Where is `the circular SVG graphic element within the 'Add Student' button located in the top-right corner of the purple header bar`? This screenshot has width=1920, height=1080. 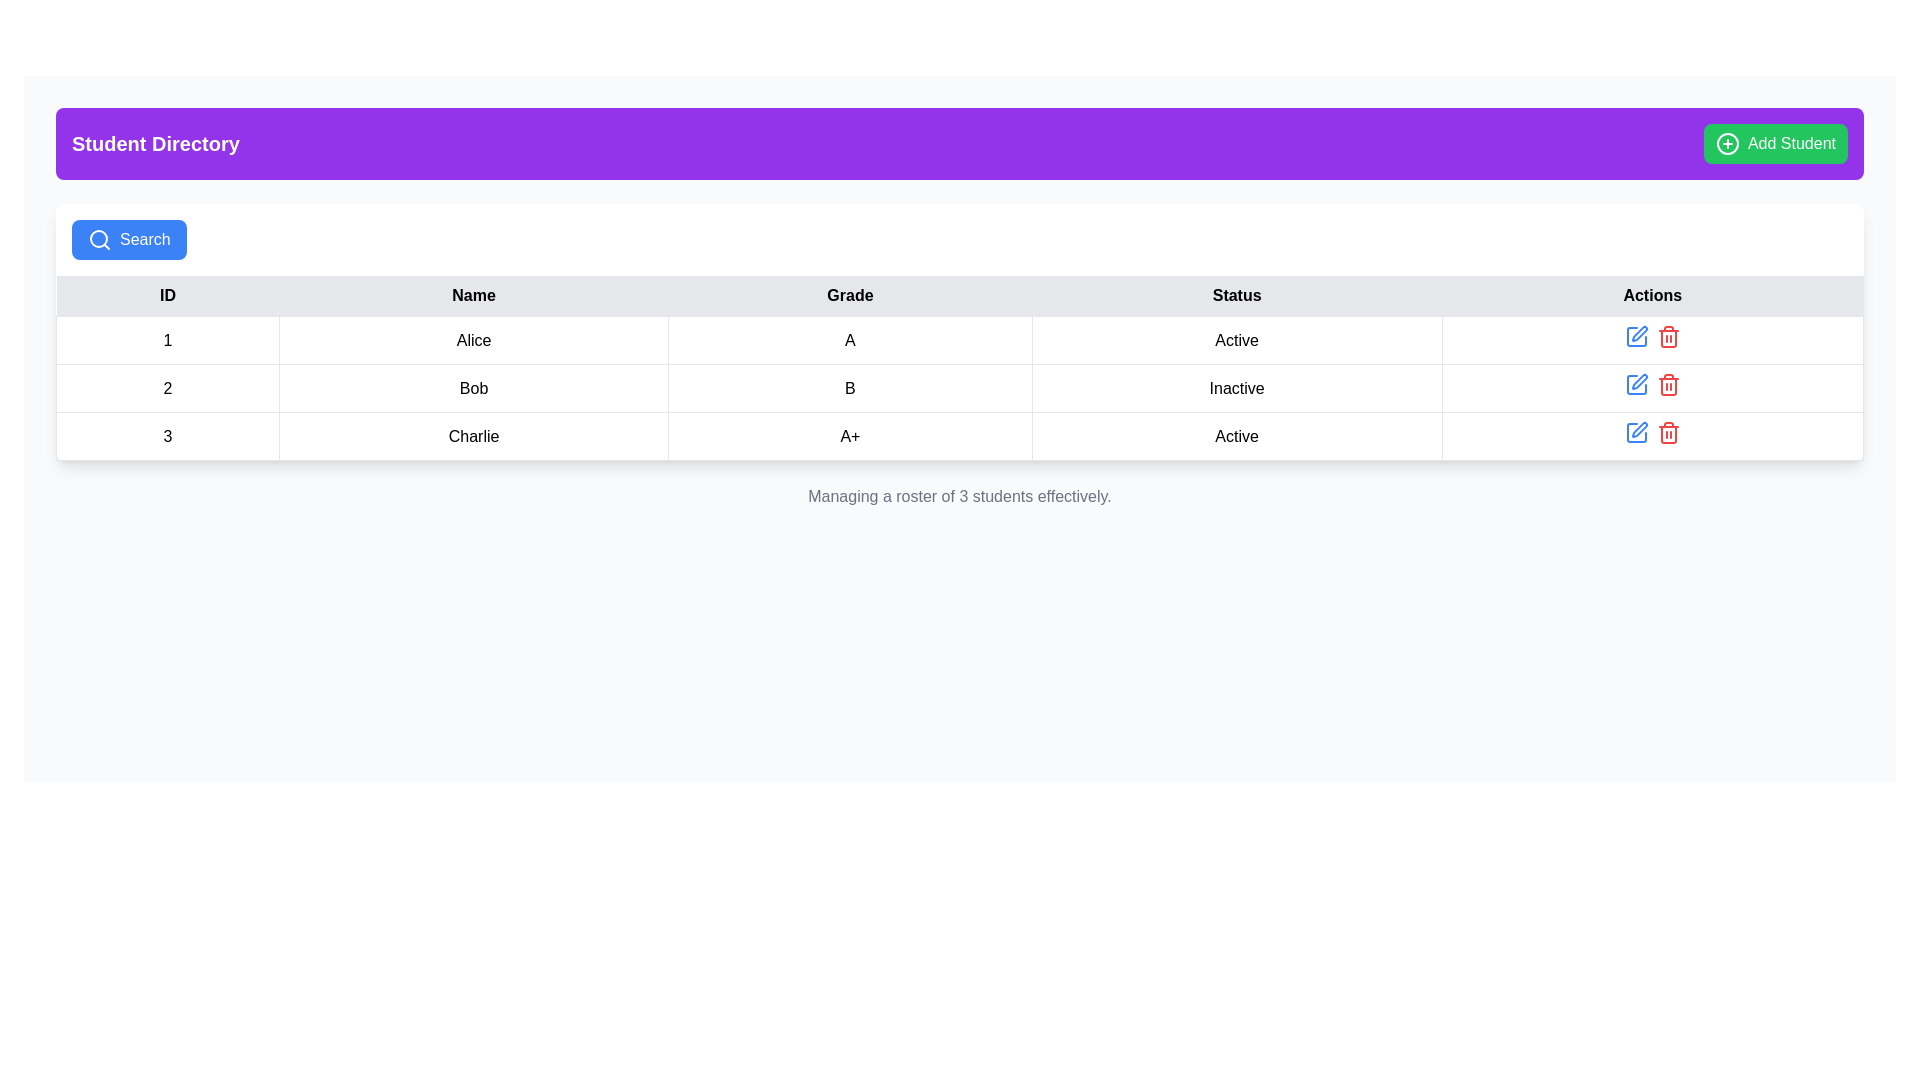
the circular SVG graphic element within the 'Add Student' button located in the top-right corner of the purple header bar is located at coordinates (1727, 142).